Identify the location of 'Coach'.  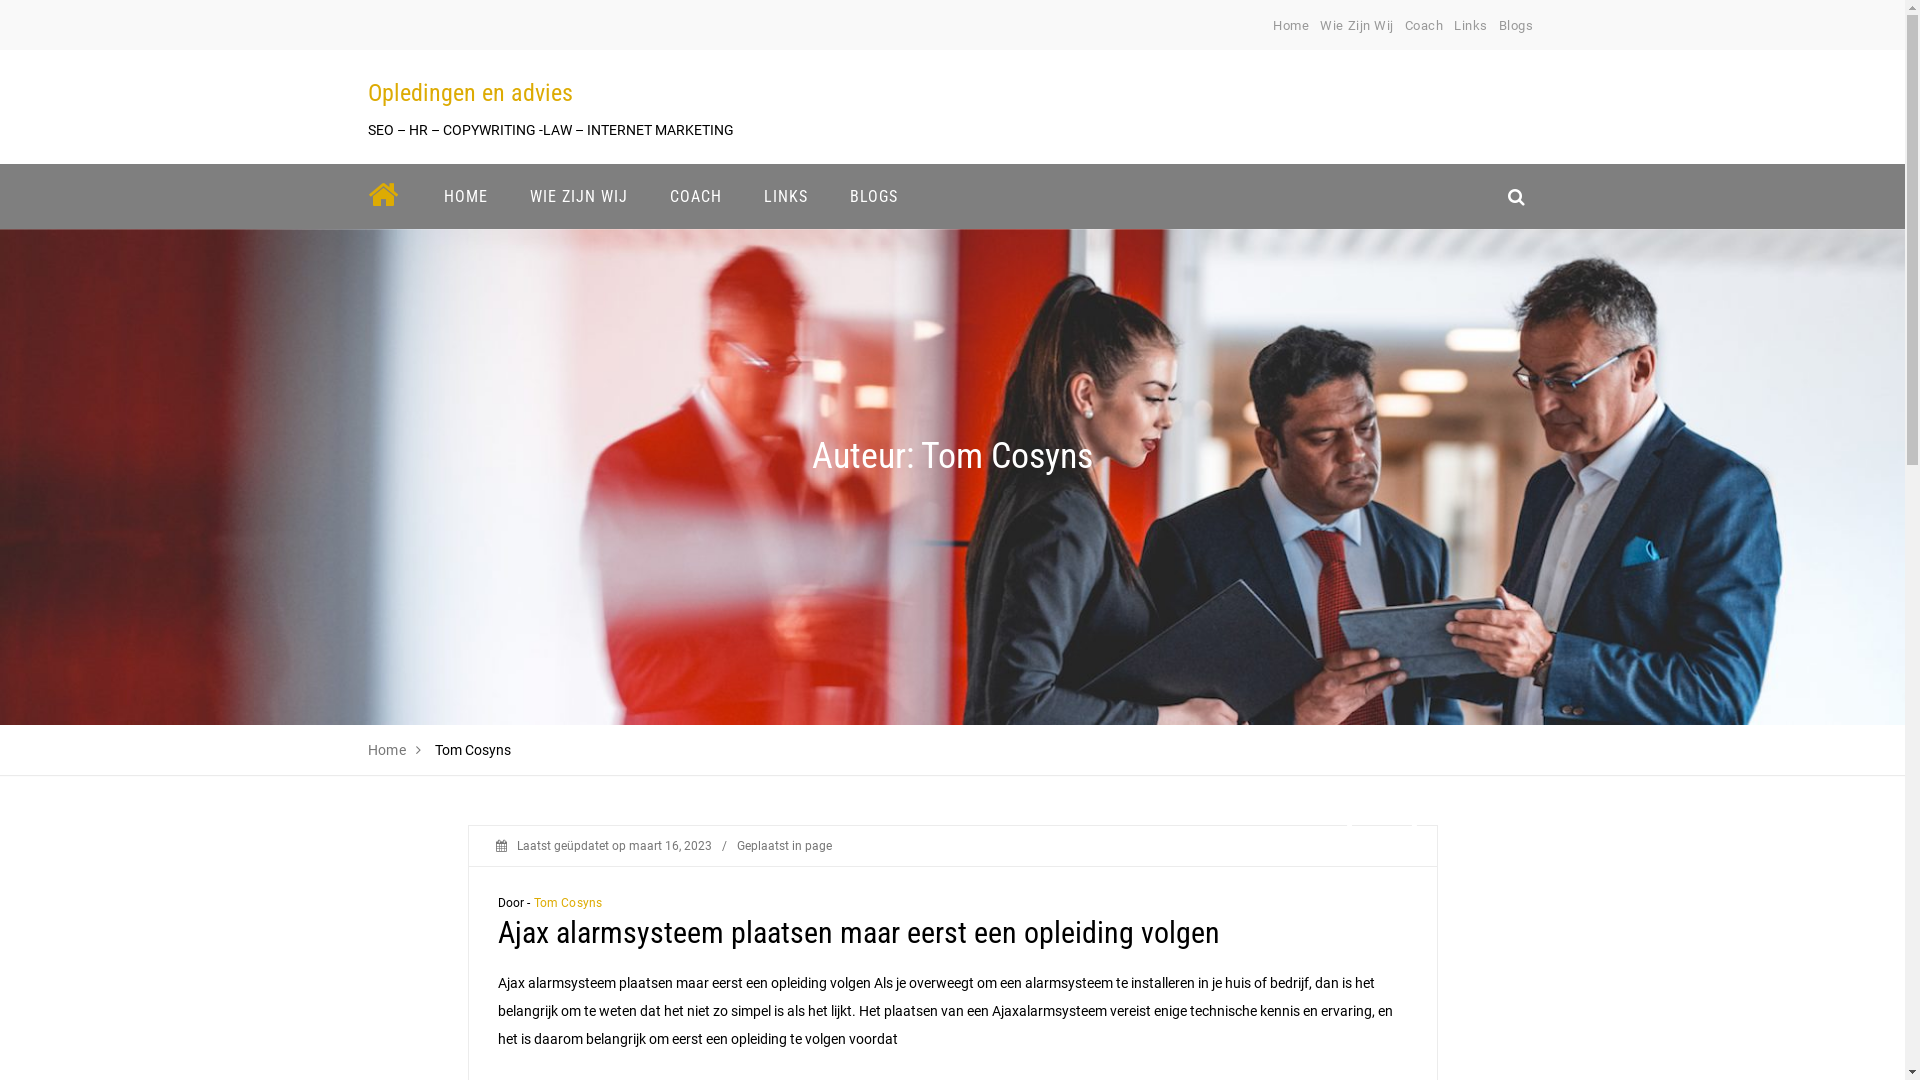
(1423, 25).